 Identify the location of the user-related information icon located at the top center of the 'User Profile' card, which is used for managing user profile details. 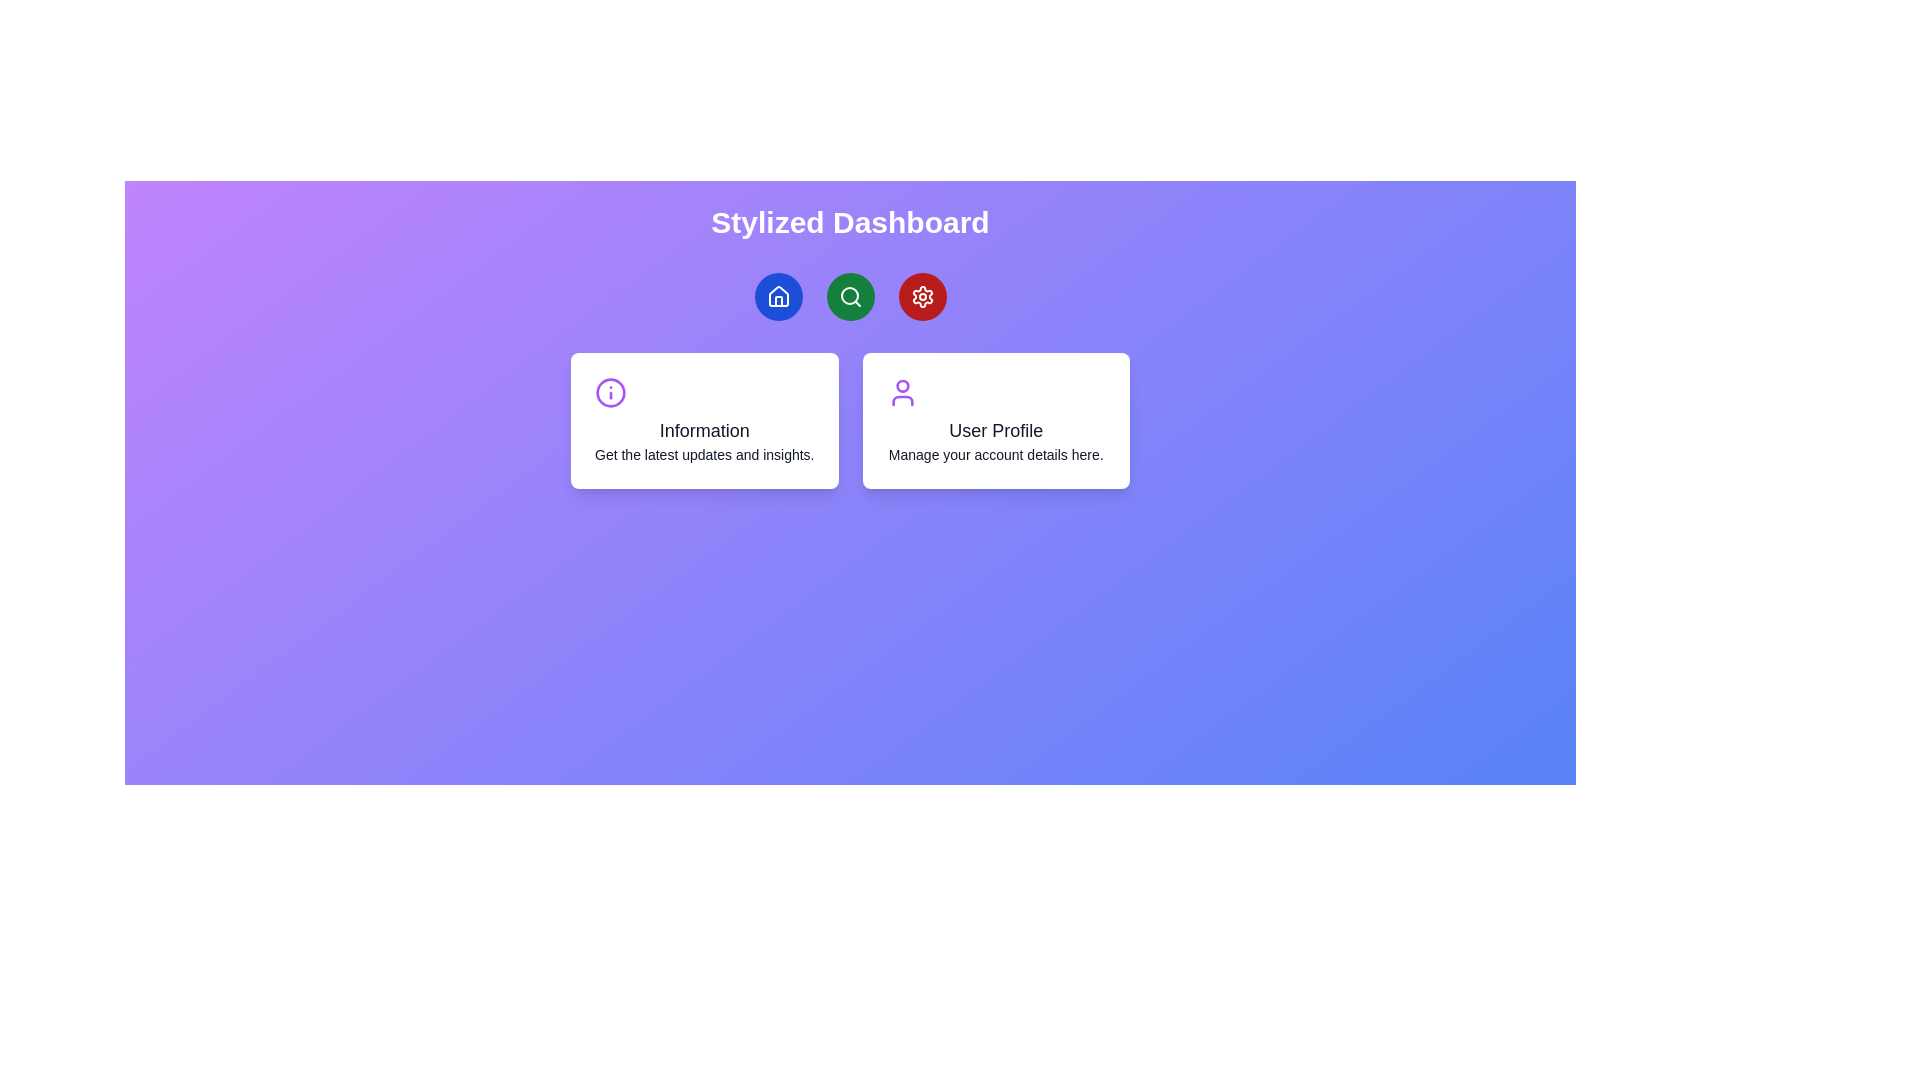
(901, 393).